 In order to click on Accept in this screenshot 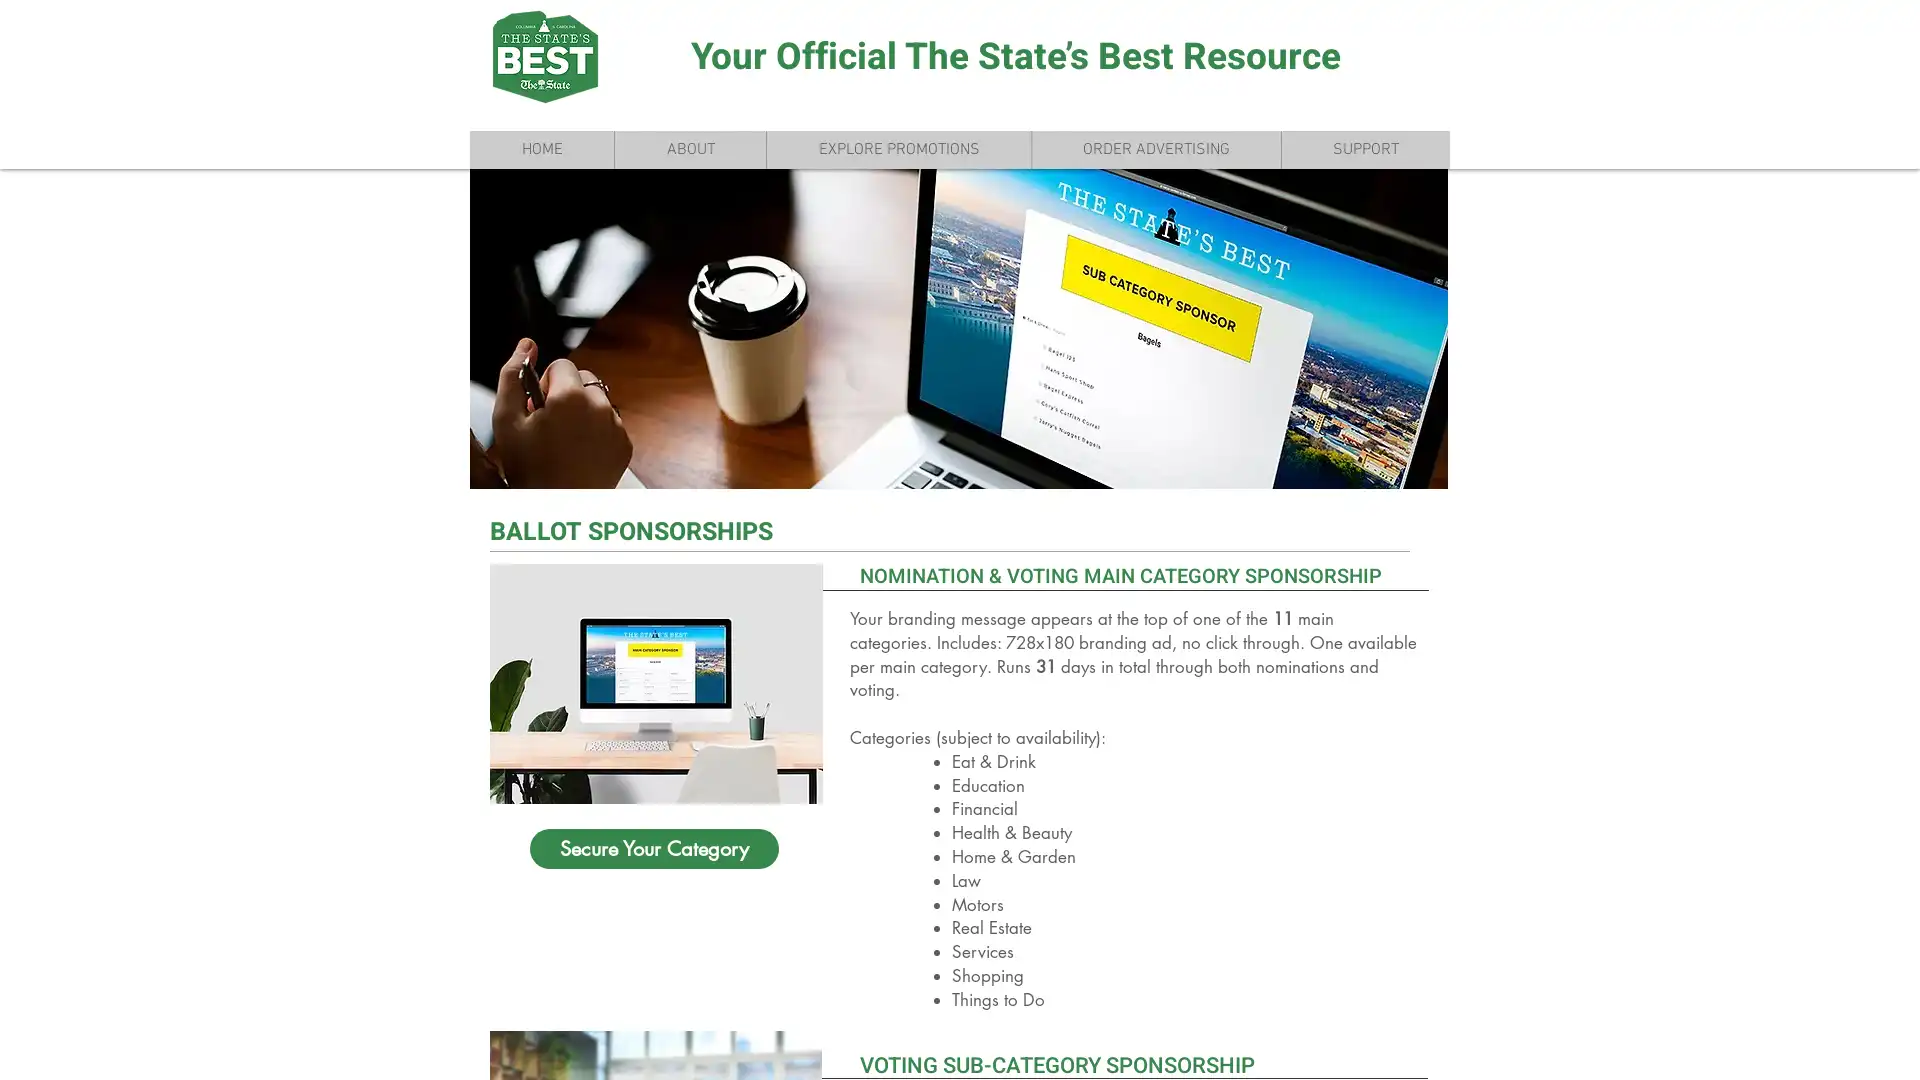, I will do `click(1830, 1047)`.